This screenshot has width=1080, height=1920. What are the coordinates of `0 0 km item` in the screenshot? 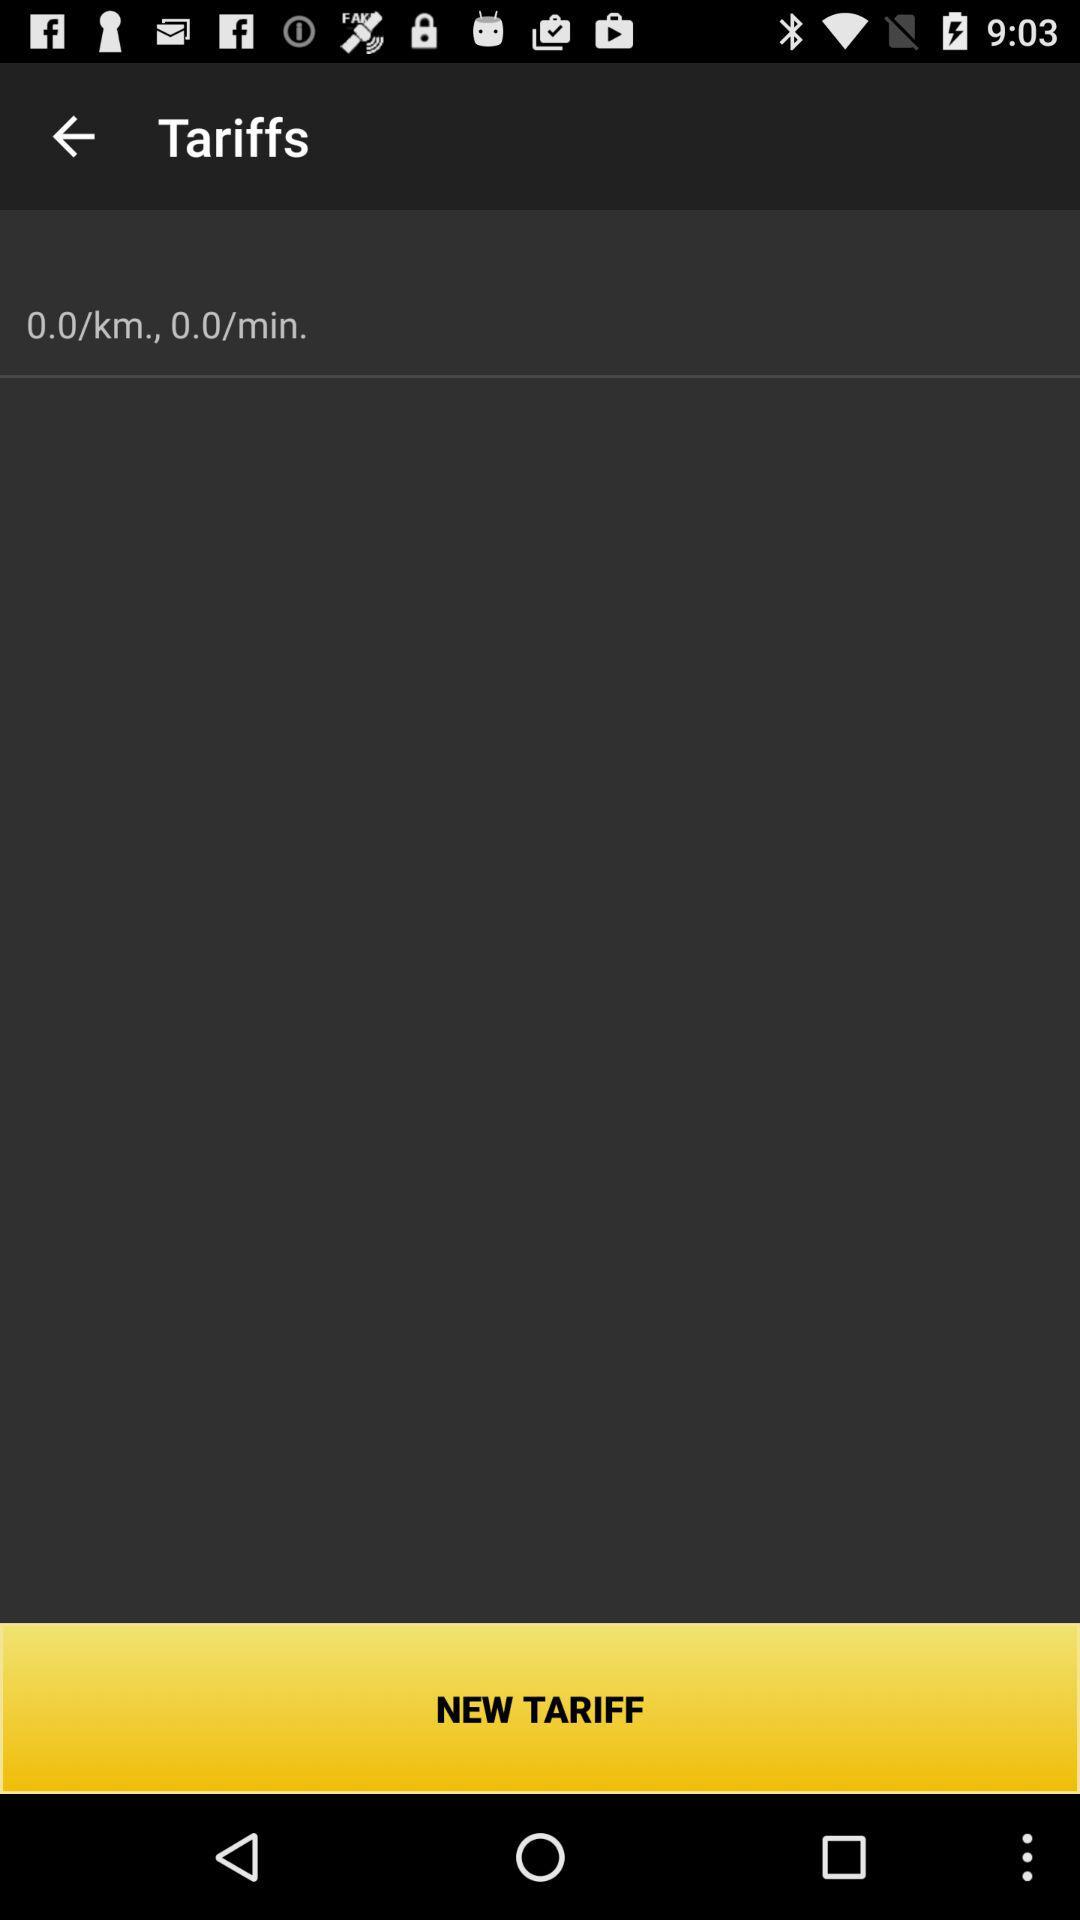 It's located at (166, 324).